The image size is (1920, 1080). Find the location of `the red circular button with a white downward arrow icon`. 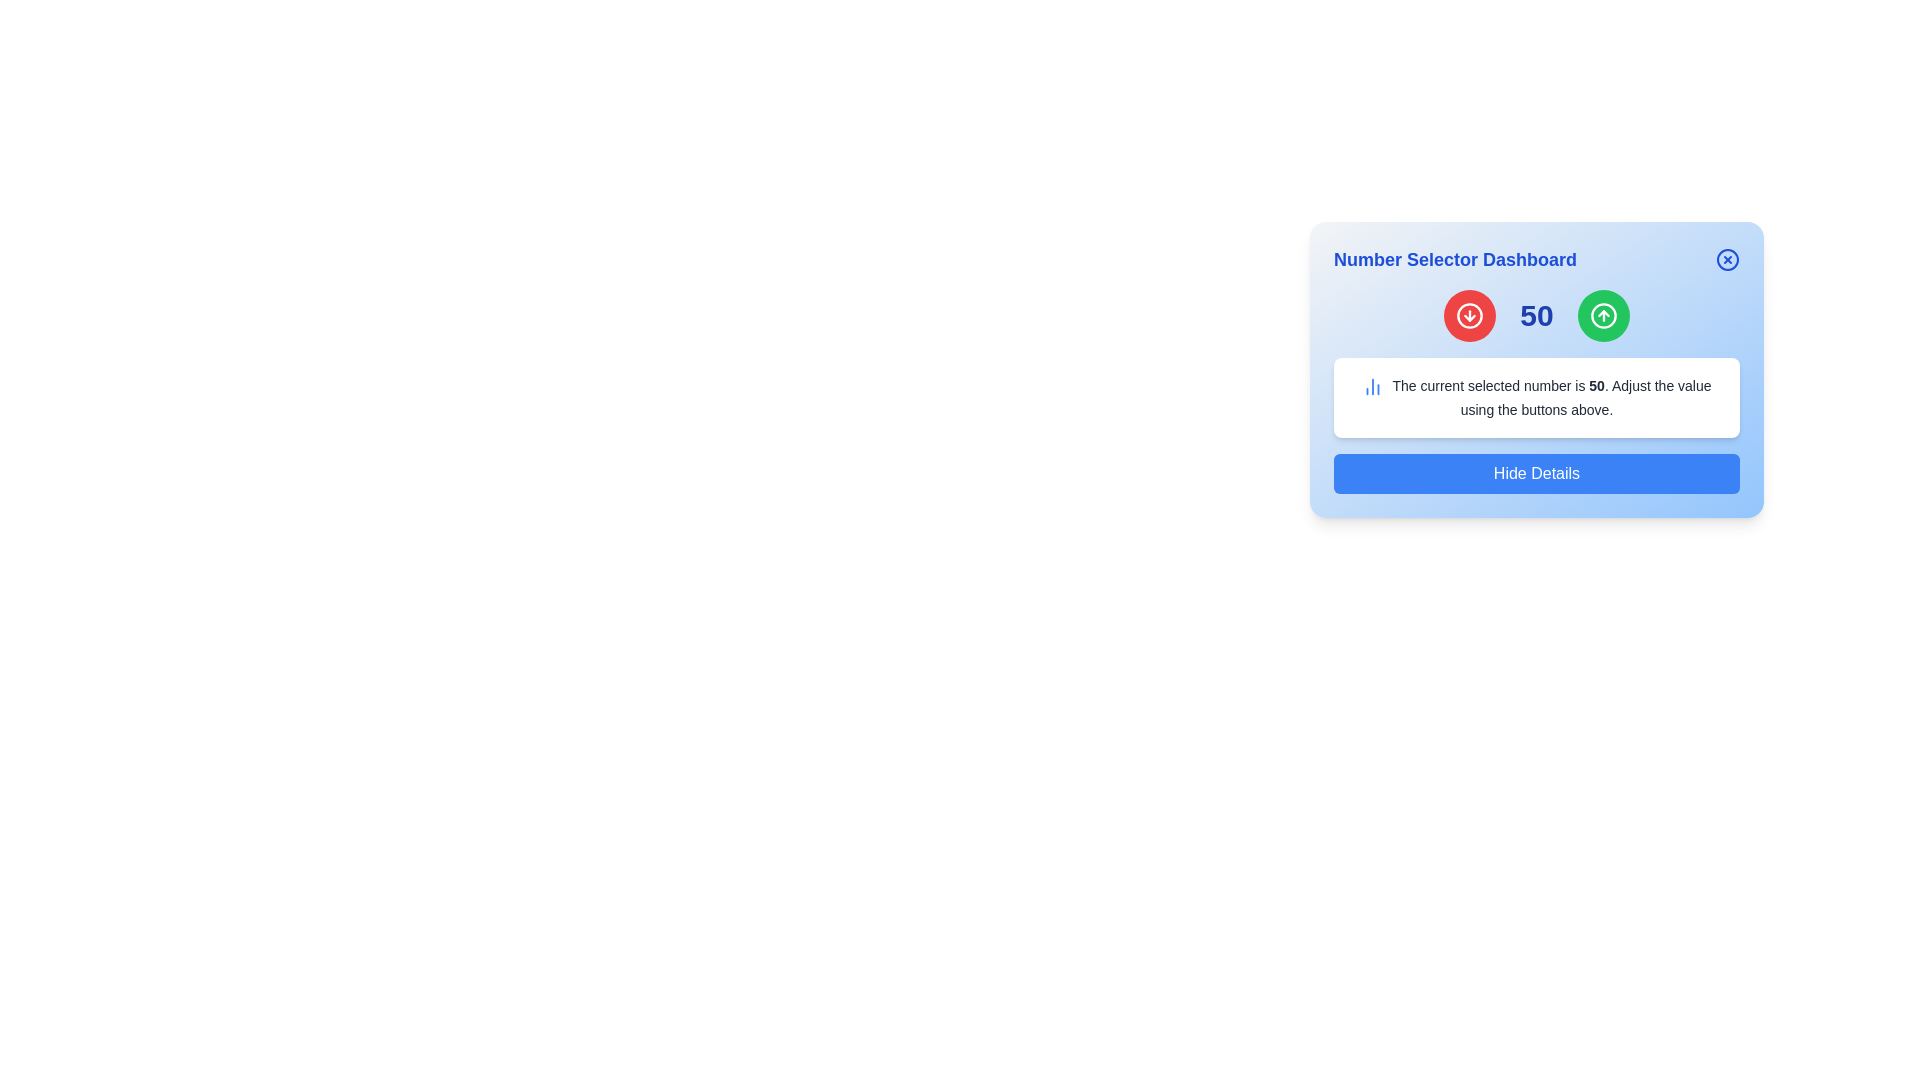

the red circular button with a white downward arrow icon is located at coordinates (1470, 315).